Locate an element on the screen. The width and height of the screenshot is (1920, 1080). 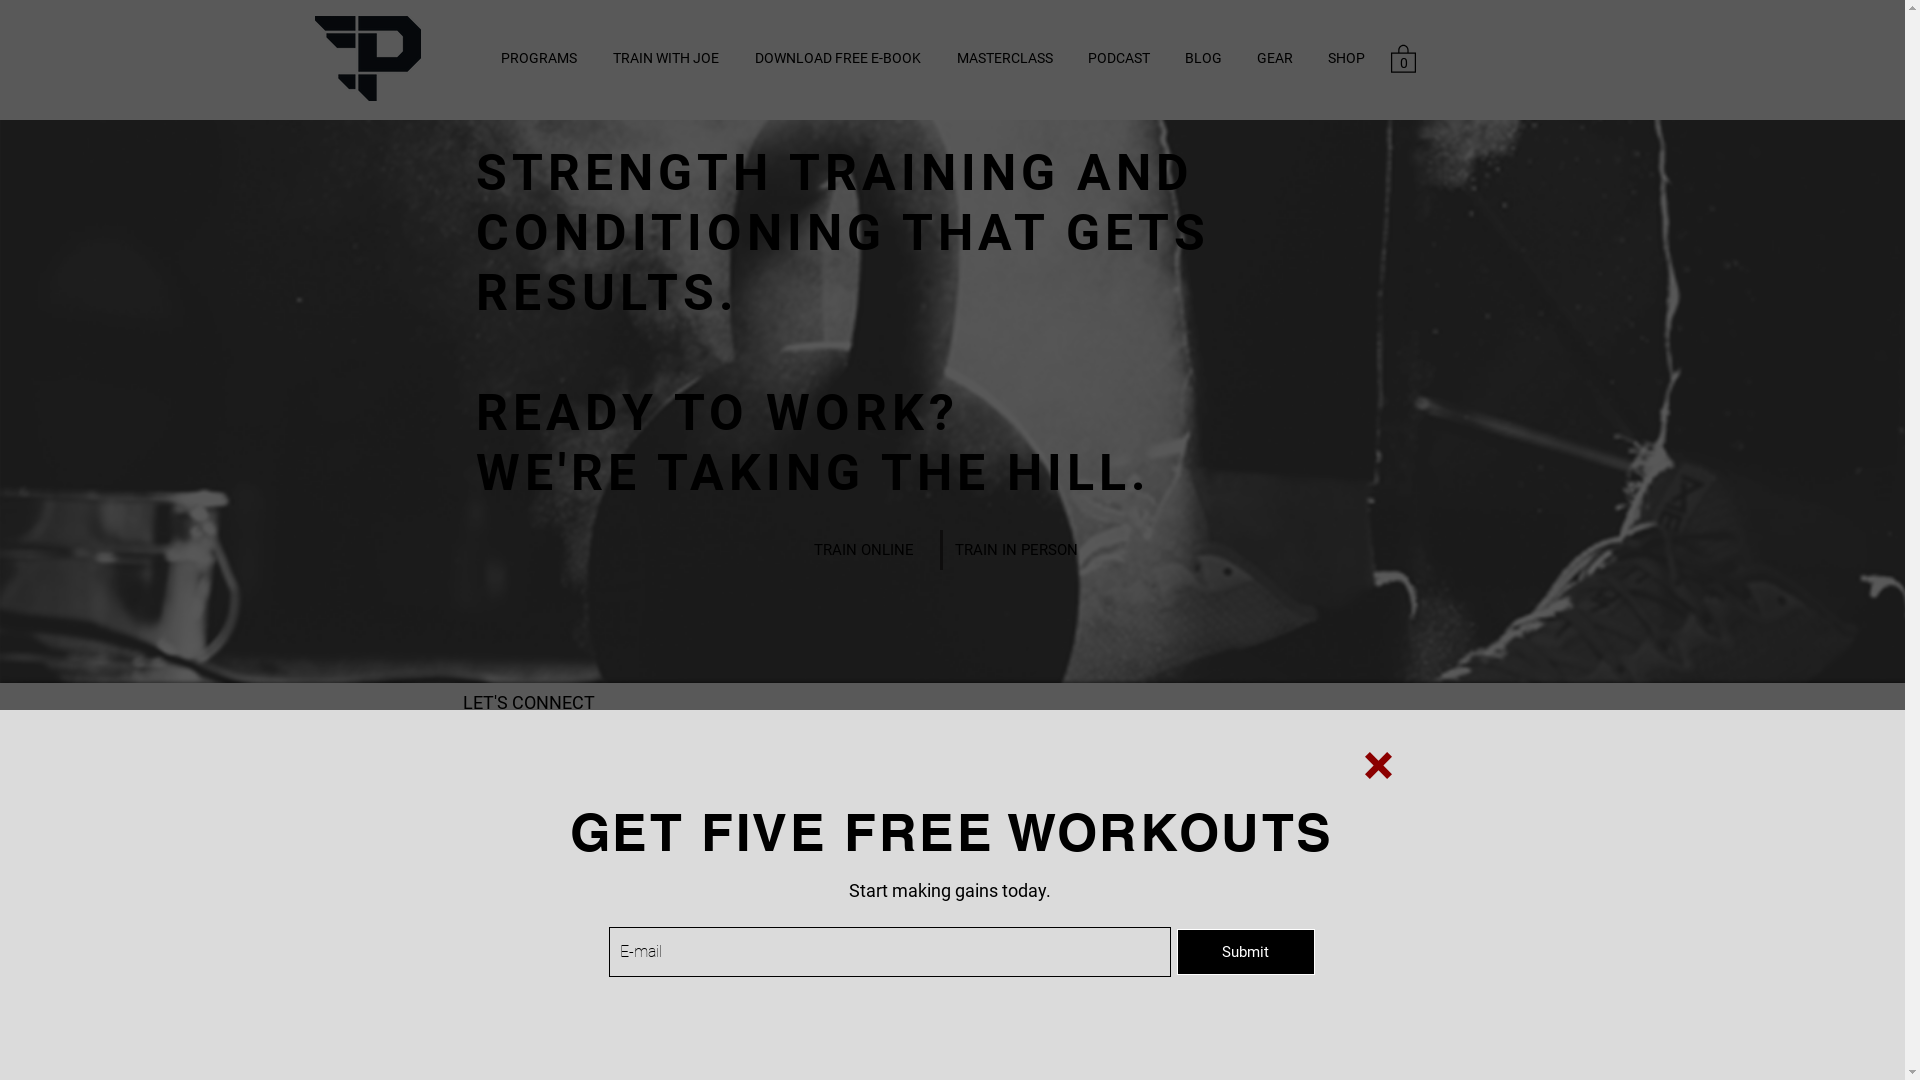
'MASTERCLASS' is located at coordinates (1003, 57).